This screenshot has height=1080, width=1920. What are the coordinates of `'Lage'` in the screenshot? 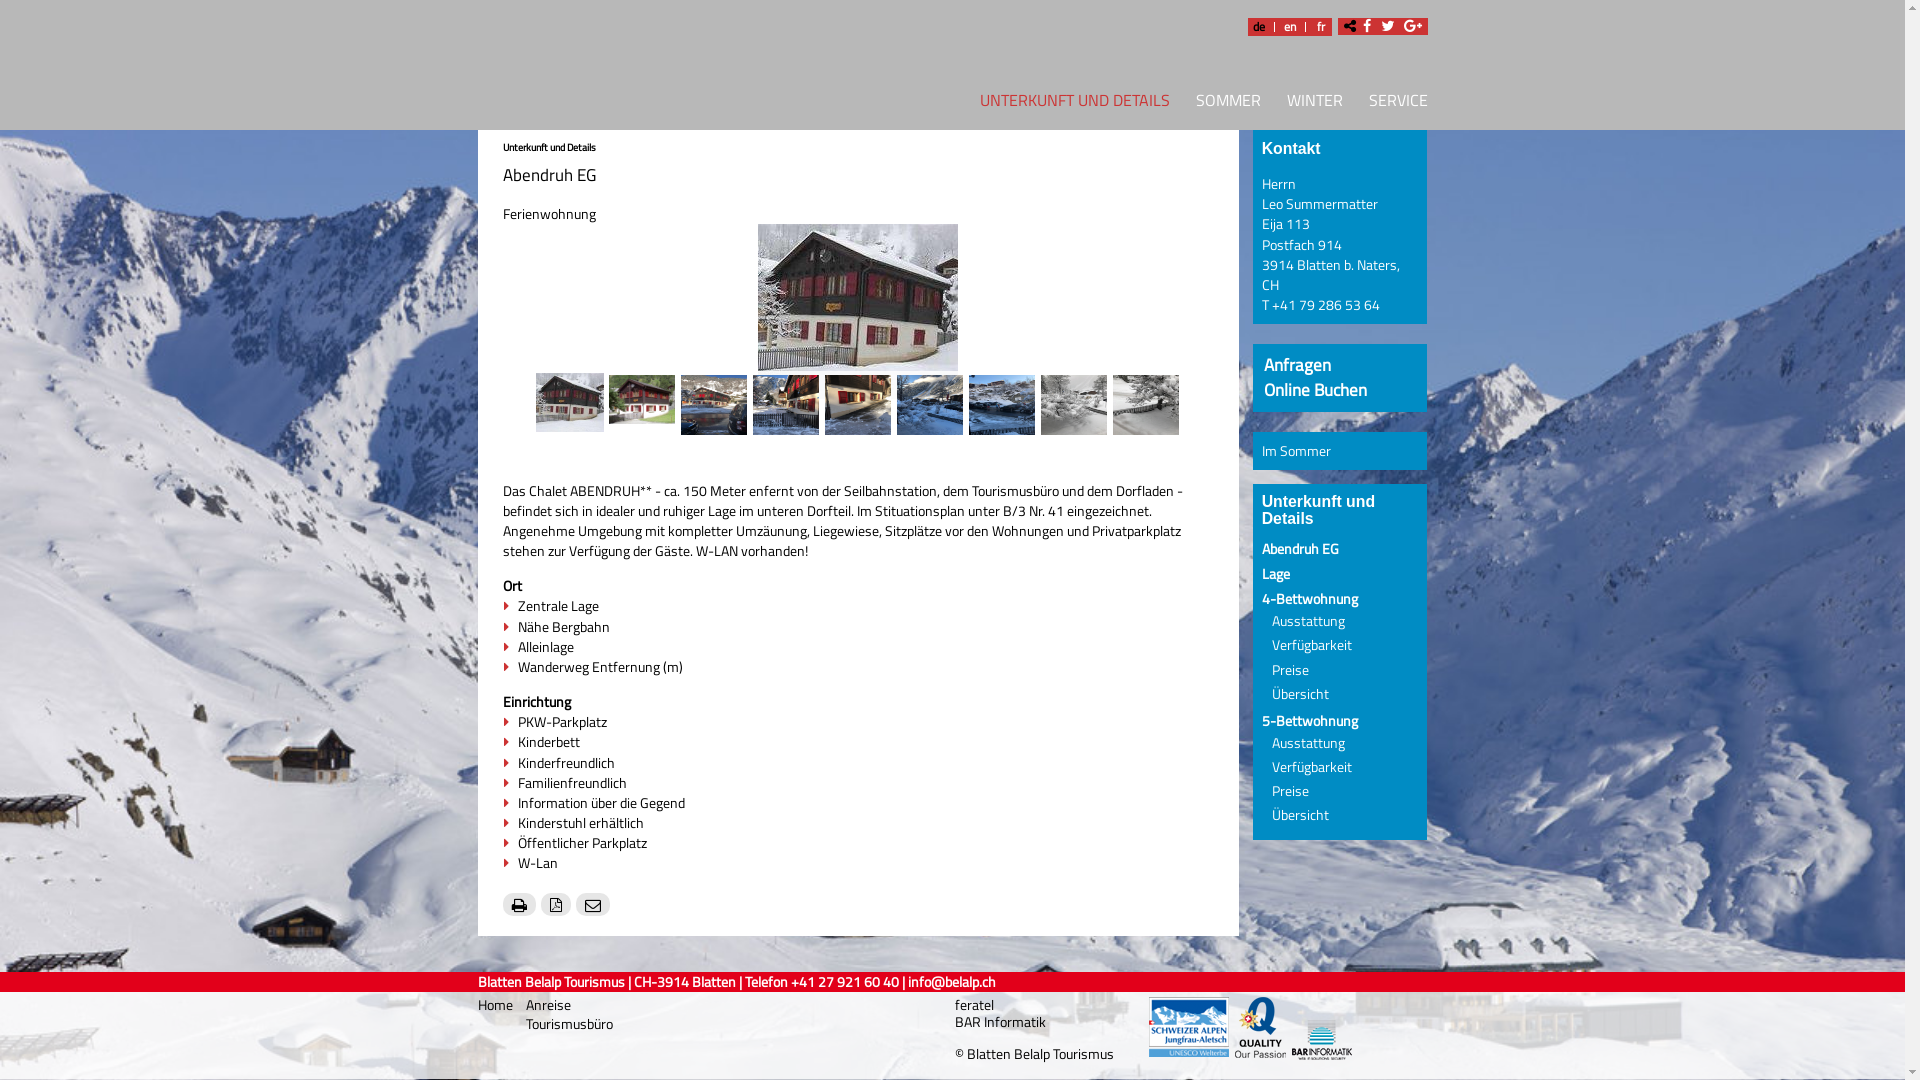 It's located at (1275, 574).